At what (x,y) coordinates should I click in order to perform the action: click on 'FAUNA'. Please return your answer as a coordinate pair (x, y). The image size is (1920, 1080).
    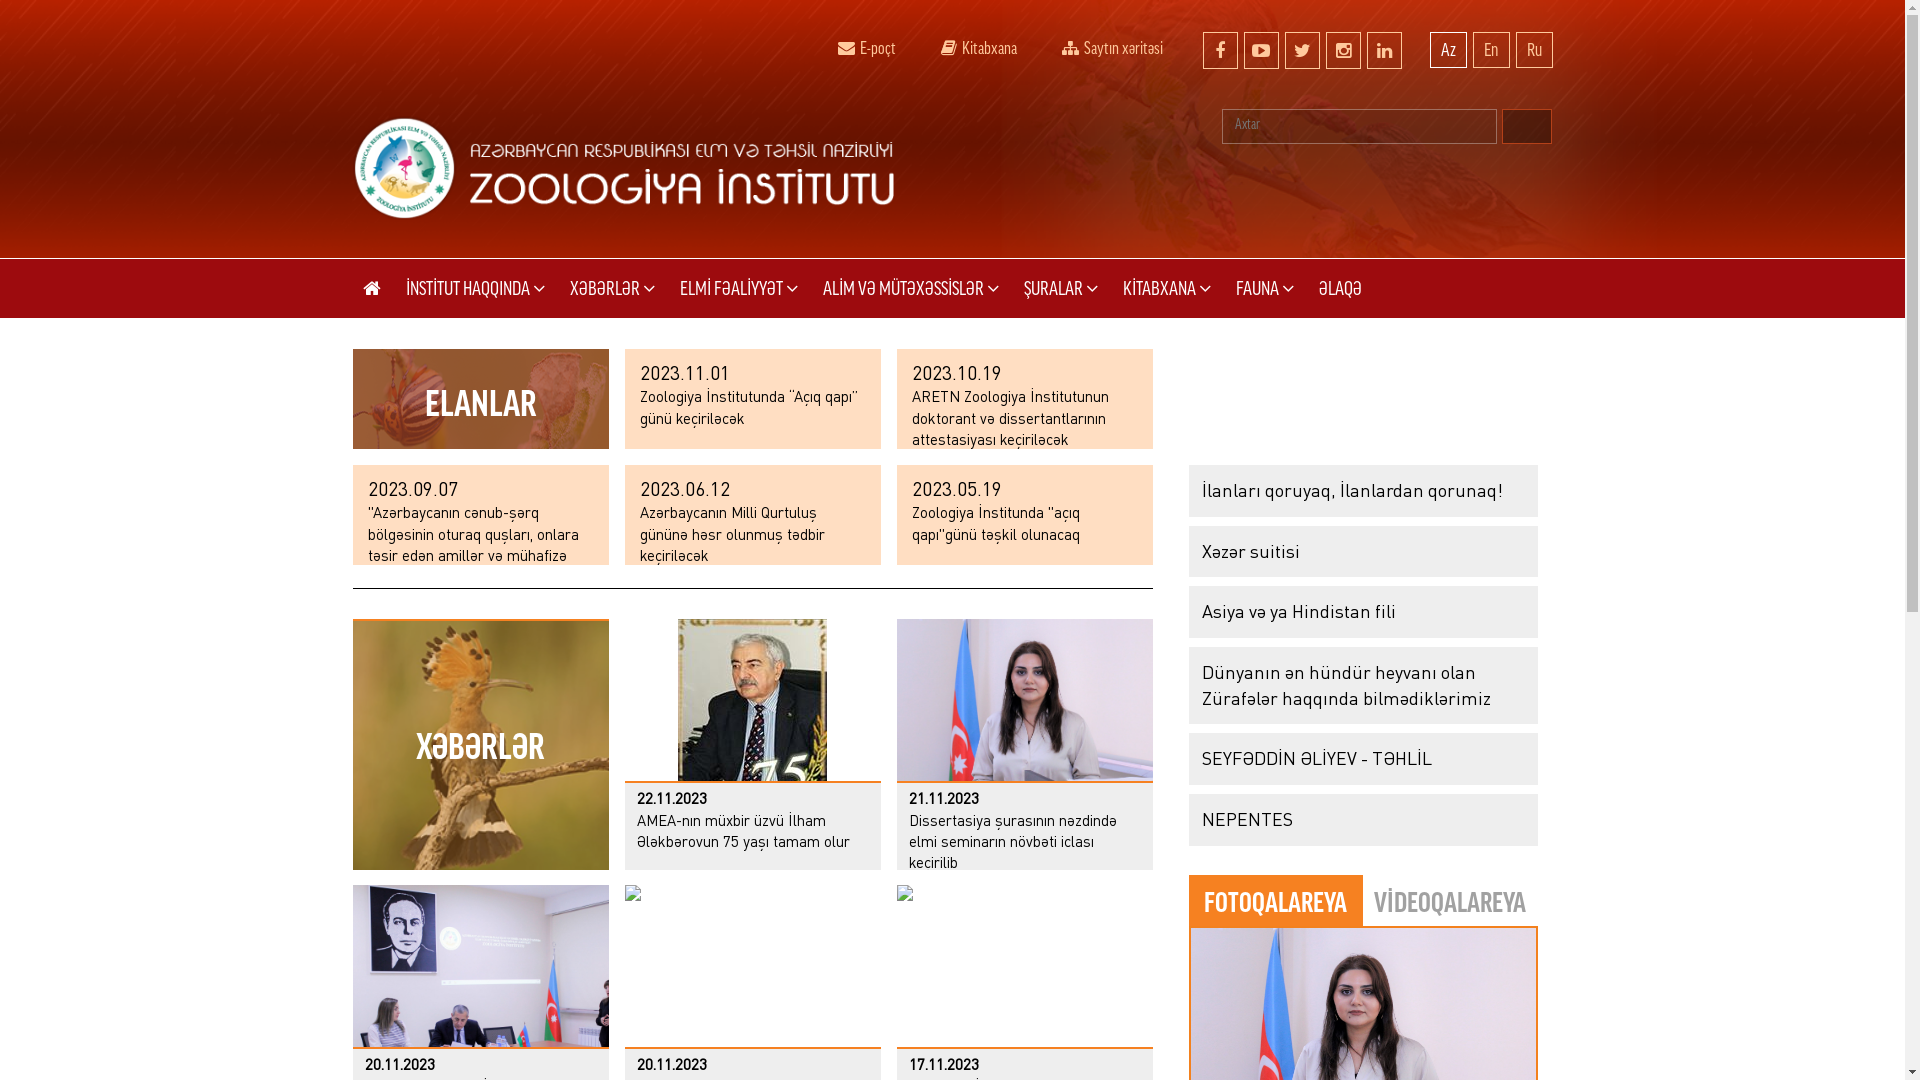
    Looking at the image, I should click on (1264, 288).